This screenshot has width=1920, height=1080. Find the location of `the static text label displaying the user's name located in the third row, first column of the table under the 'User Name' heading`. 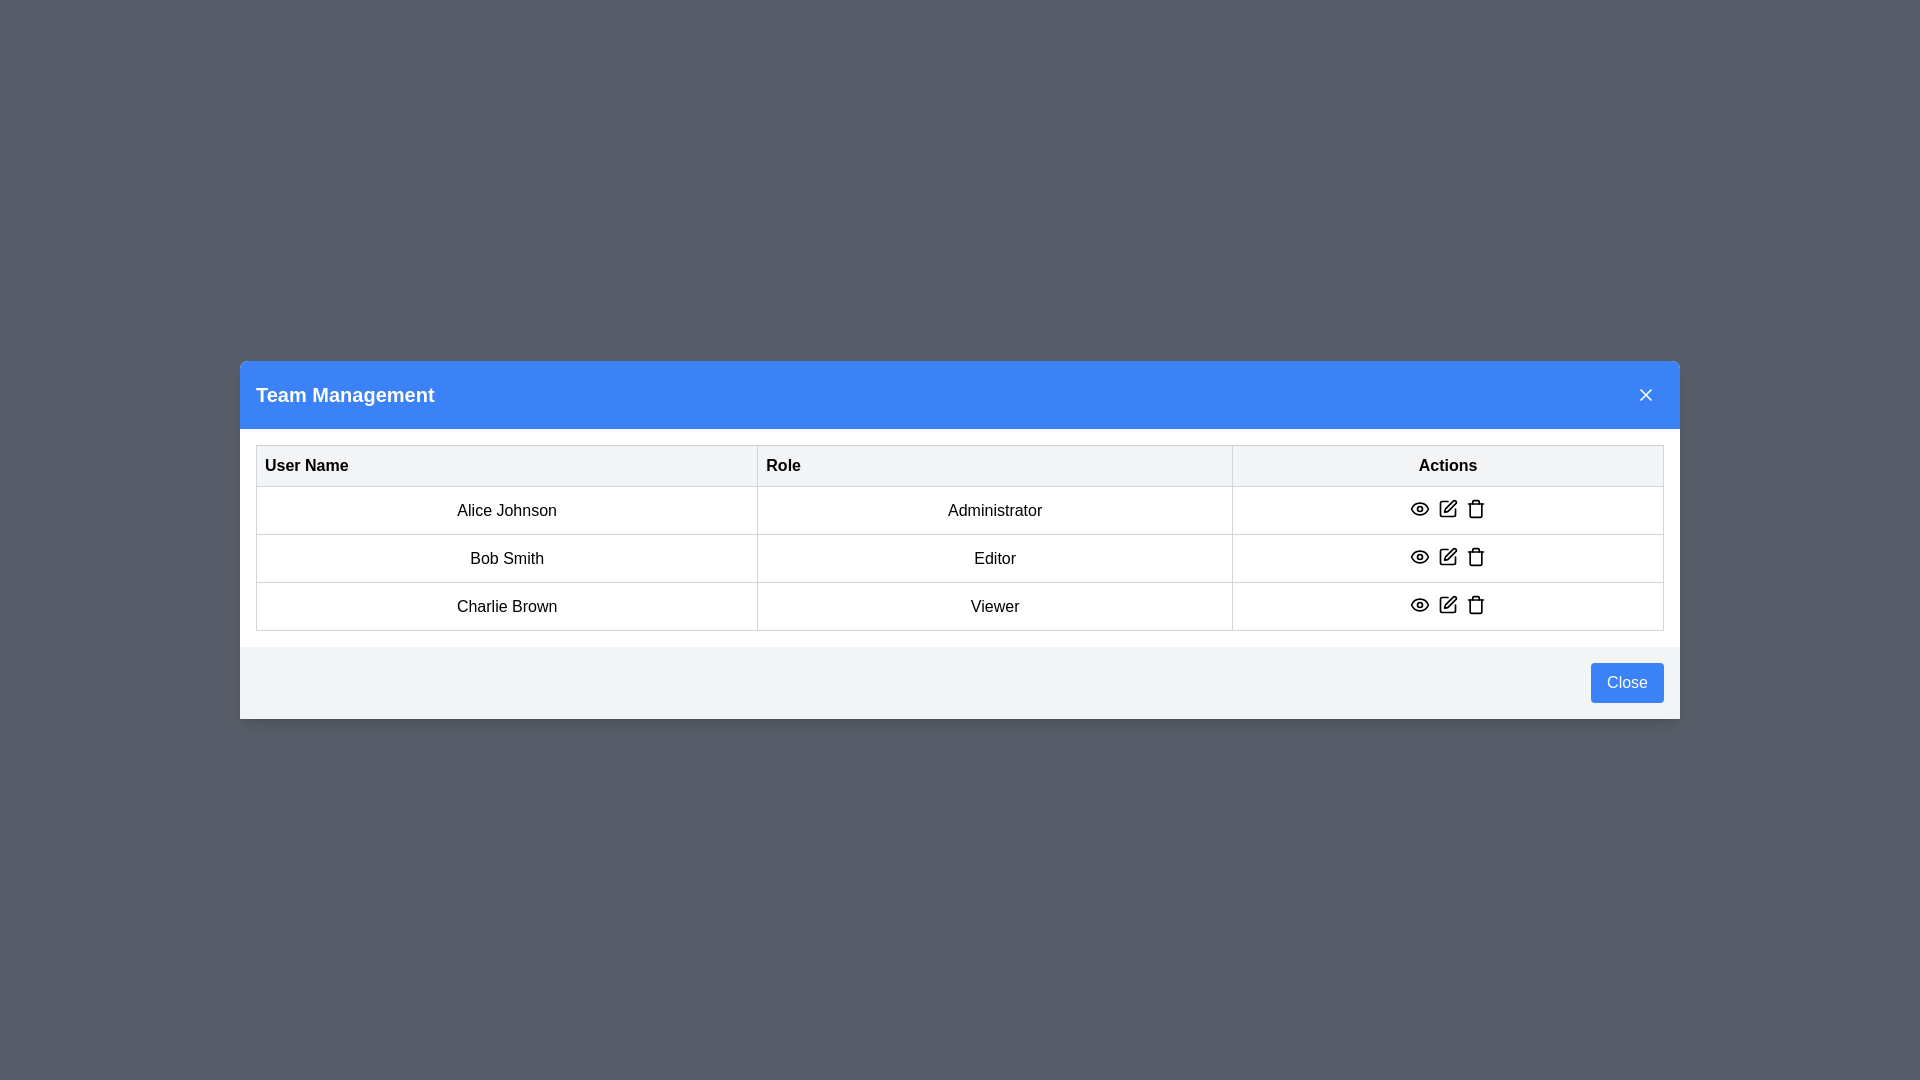

the static text label displaying the user's name located in the third row, first column of the table under the 'User Name' heading is located at coordinates (507, 605).